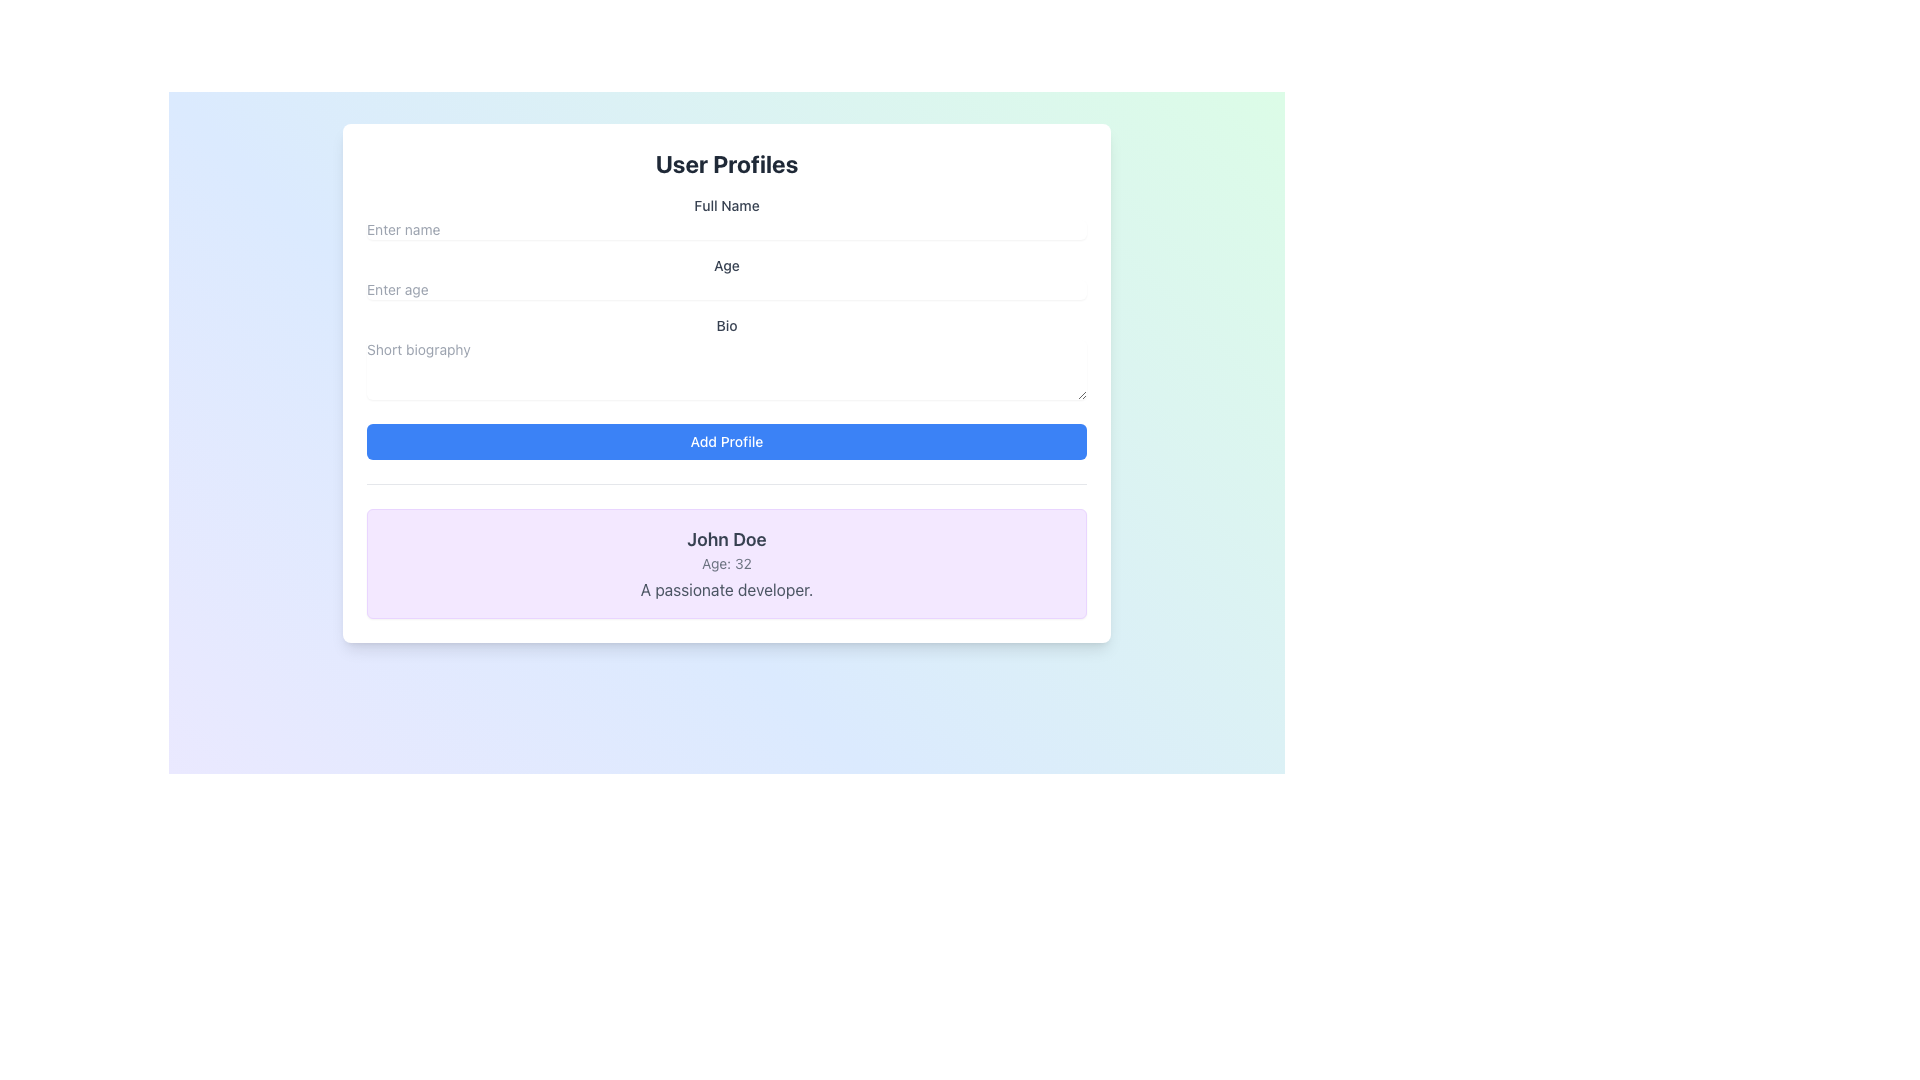 The width and height of the screenshot is (1920, 1080). Describe the element at coordinates (725, 205) in the screenshot. I see `the label that describes the input field for entering a full name, positioned directly above the input box labeled 'Enter name'` at that location.